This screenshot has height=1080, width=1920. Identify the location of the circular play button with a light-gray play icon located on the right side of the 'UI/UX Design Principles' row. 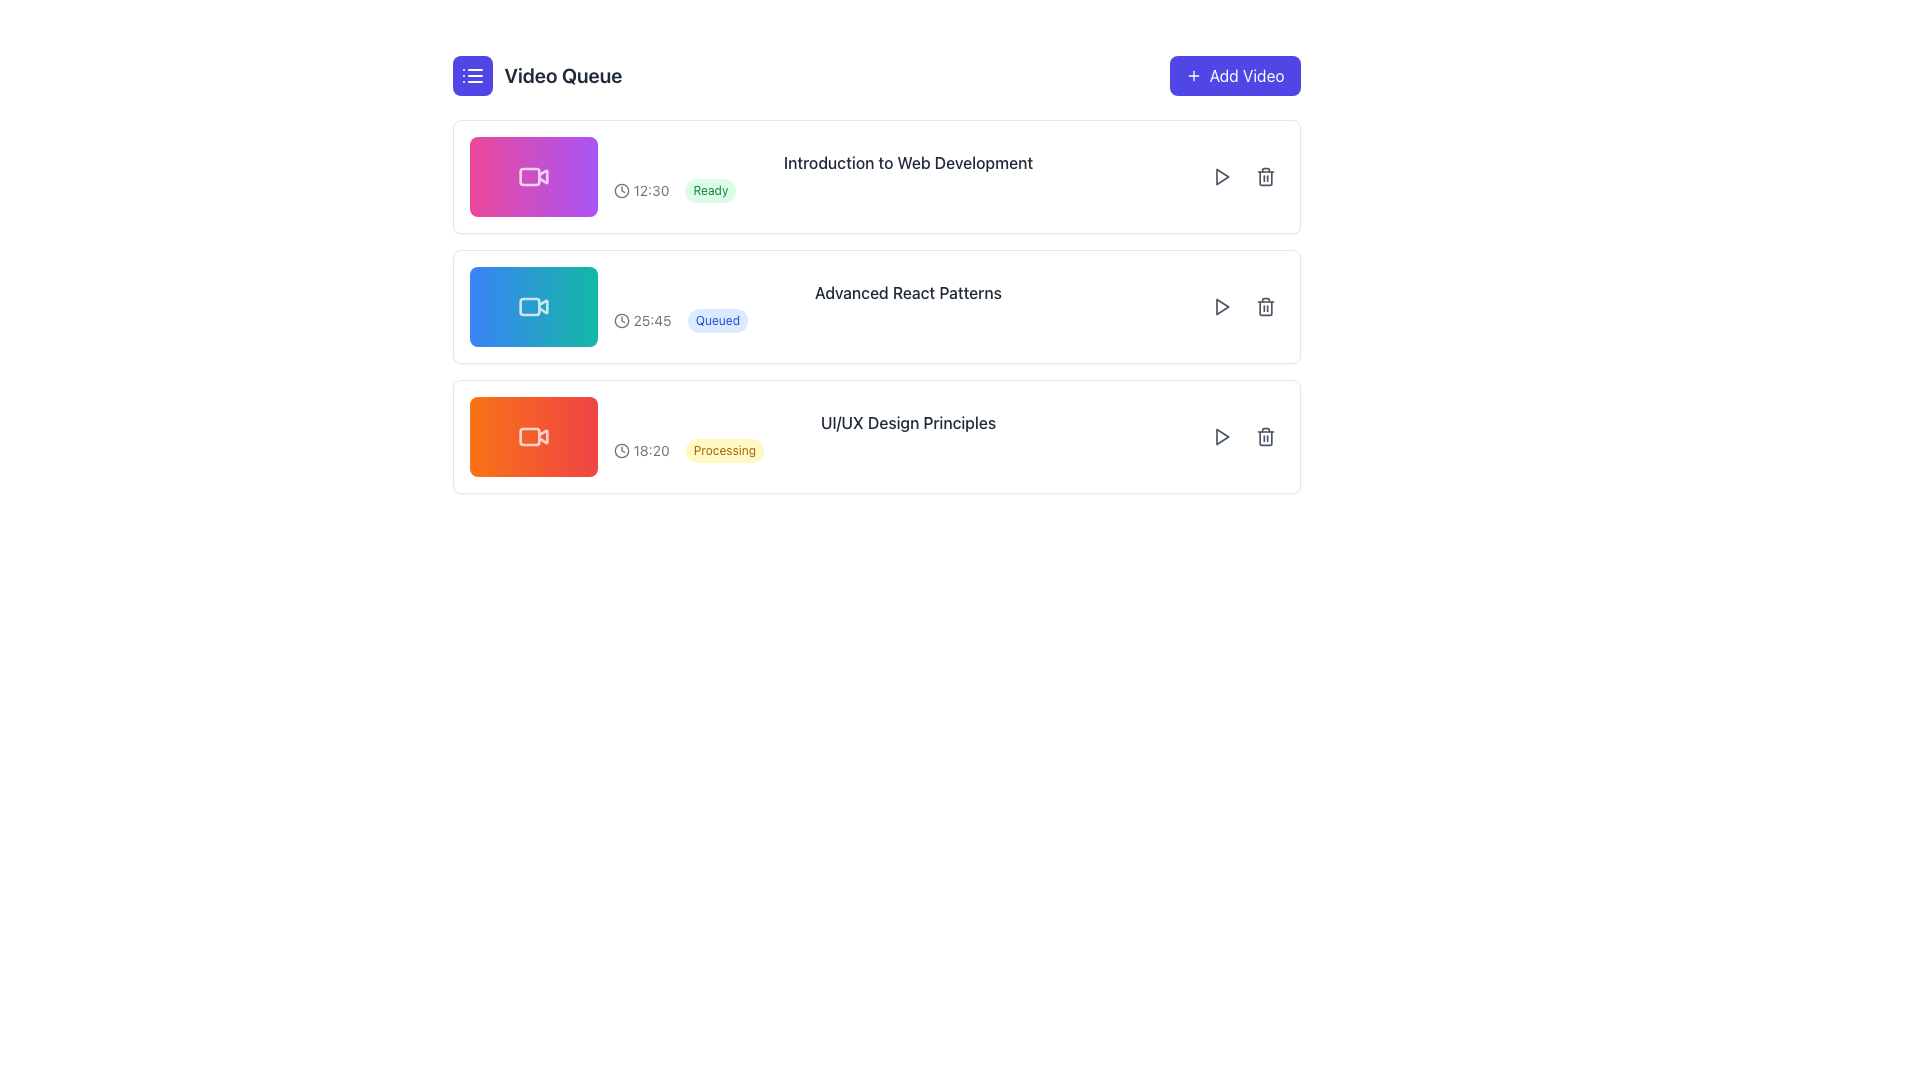
(1220, 435).